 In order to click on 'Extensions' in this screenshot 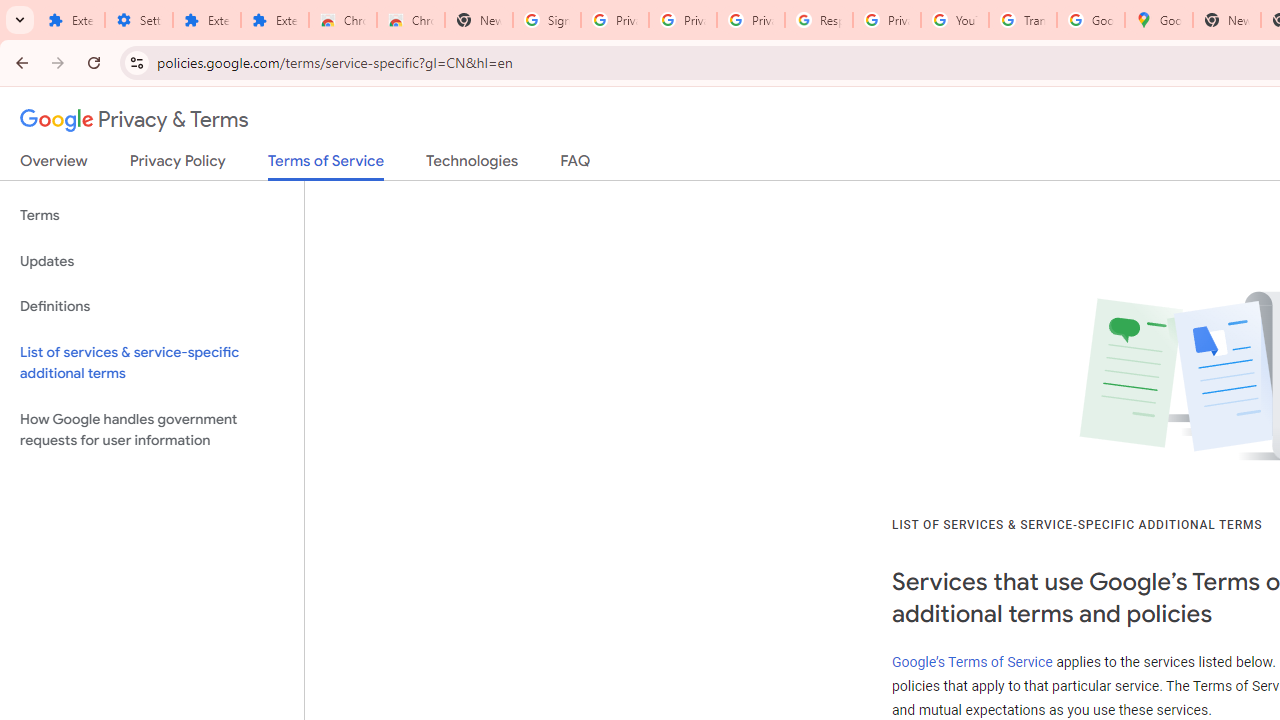, I will do `click(206, 20)`.